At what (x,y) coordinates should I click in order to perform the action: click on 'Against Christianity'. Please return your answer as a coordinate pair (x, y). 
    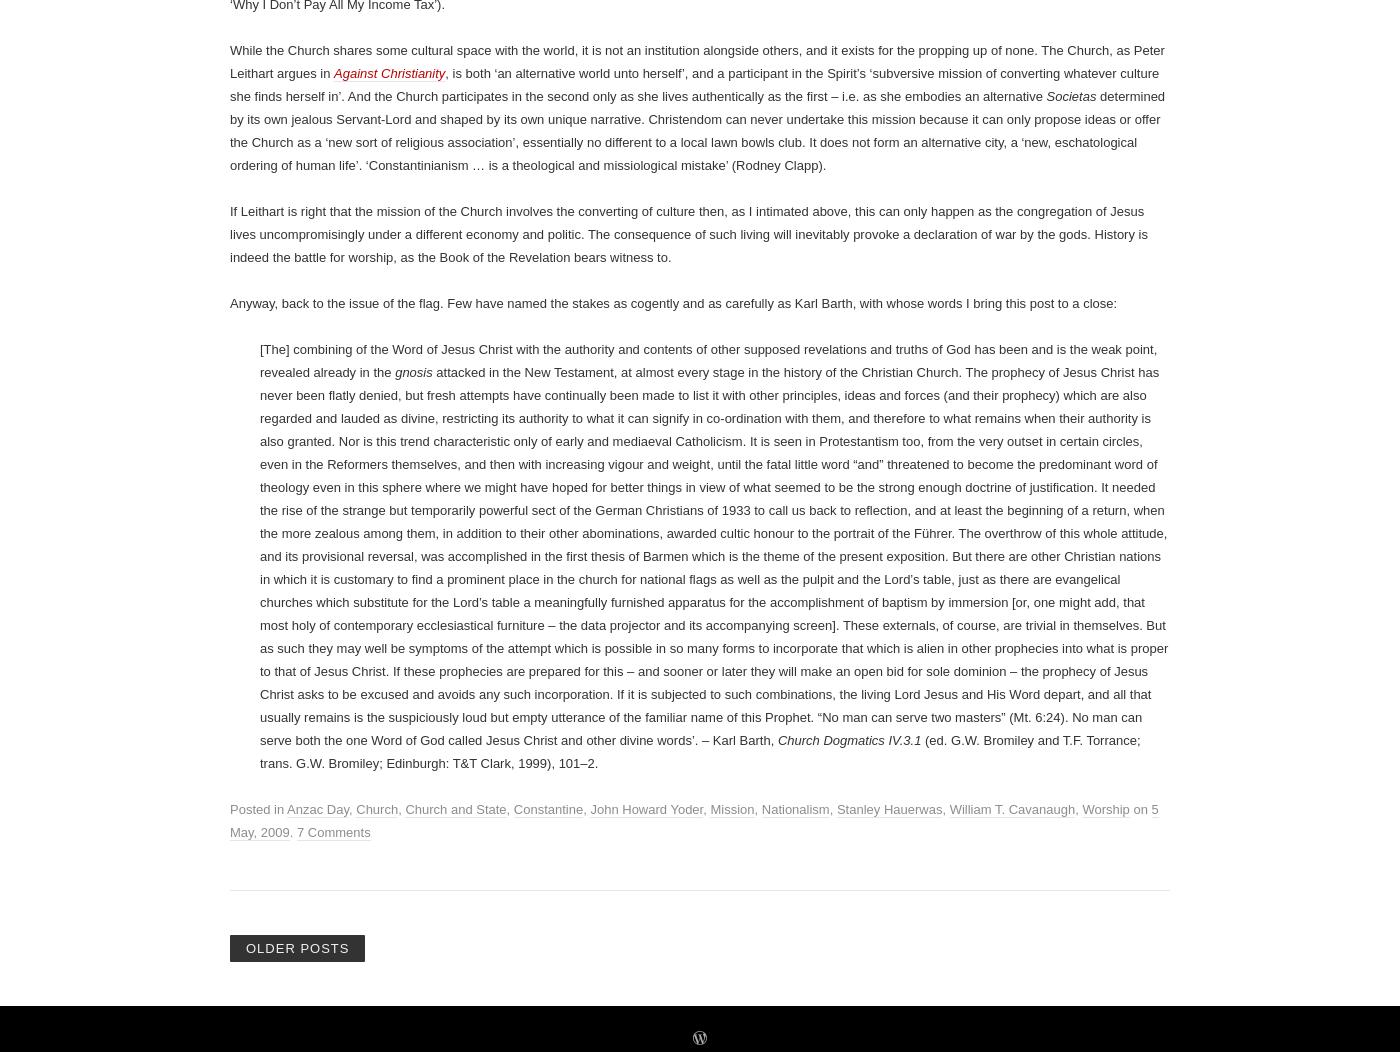
    Looking at the image, I should click on (334, 839).